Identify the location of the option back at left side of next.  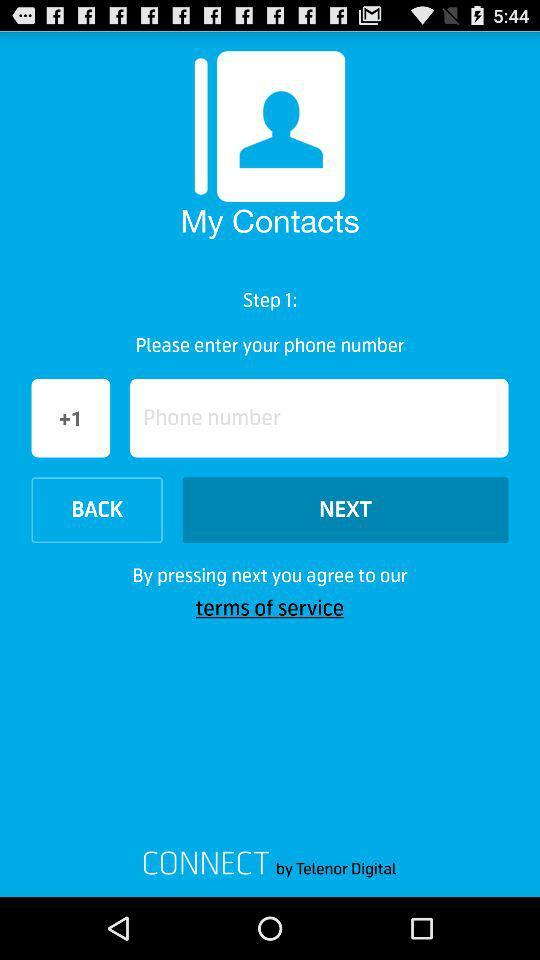
(96, 508).